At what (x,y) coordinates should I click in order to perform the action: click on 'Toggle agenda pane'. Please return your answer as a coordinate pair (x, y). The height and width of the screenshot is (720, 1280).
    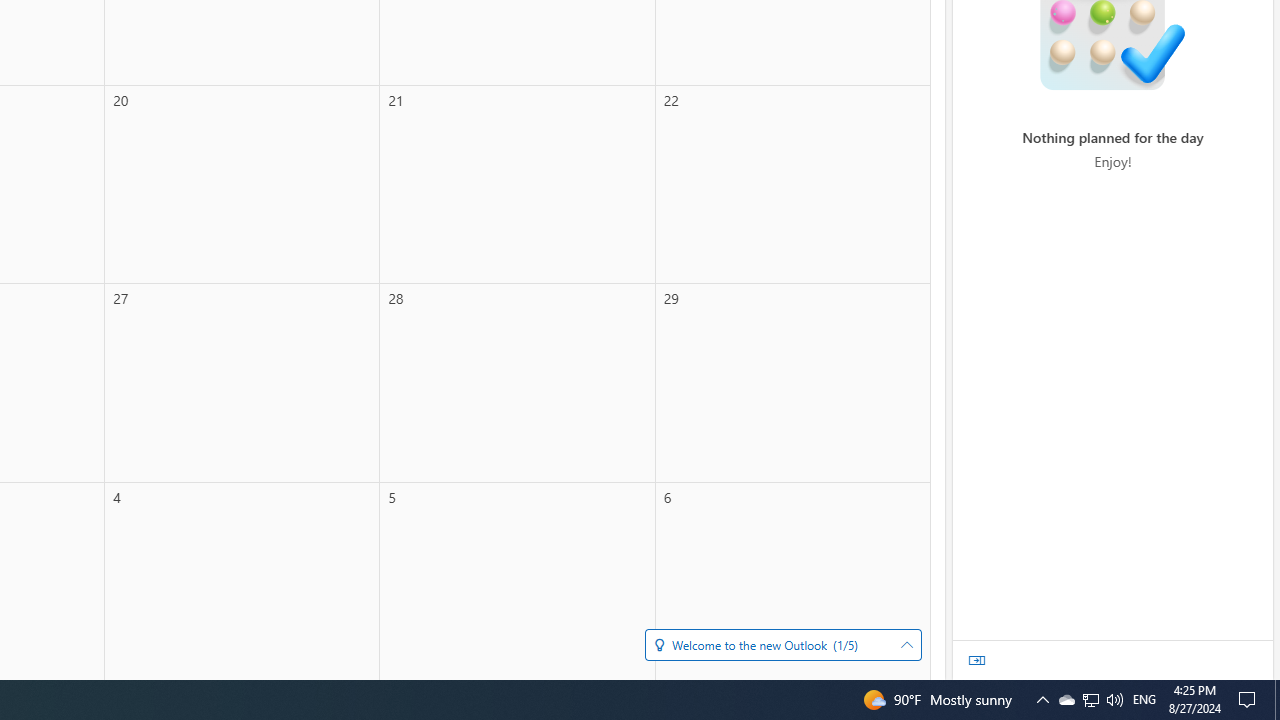
    Looking at the image, I should click on (977, 660).